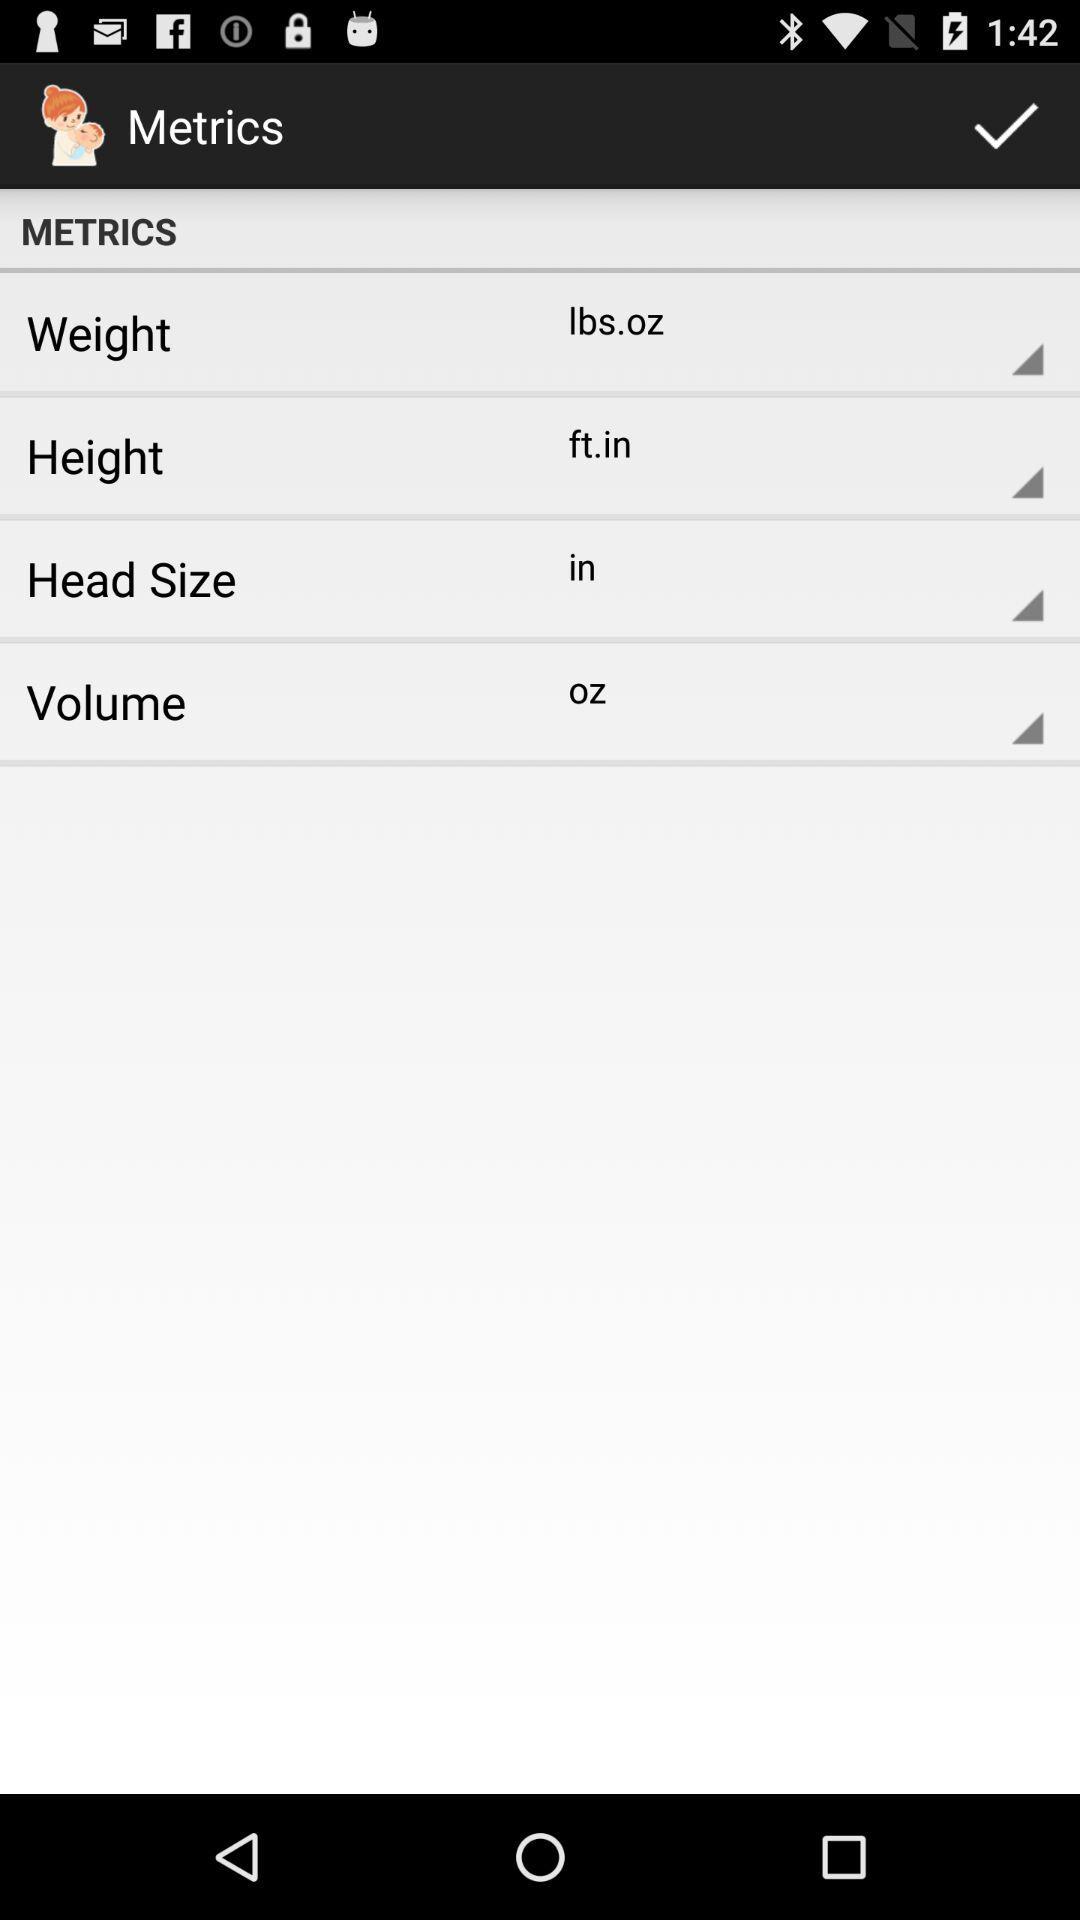 Image resolution: width=1080 pixels, height=1920 pixels. I want to click on app to the right of metrics icon, so click(1006, 124).